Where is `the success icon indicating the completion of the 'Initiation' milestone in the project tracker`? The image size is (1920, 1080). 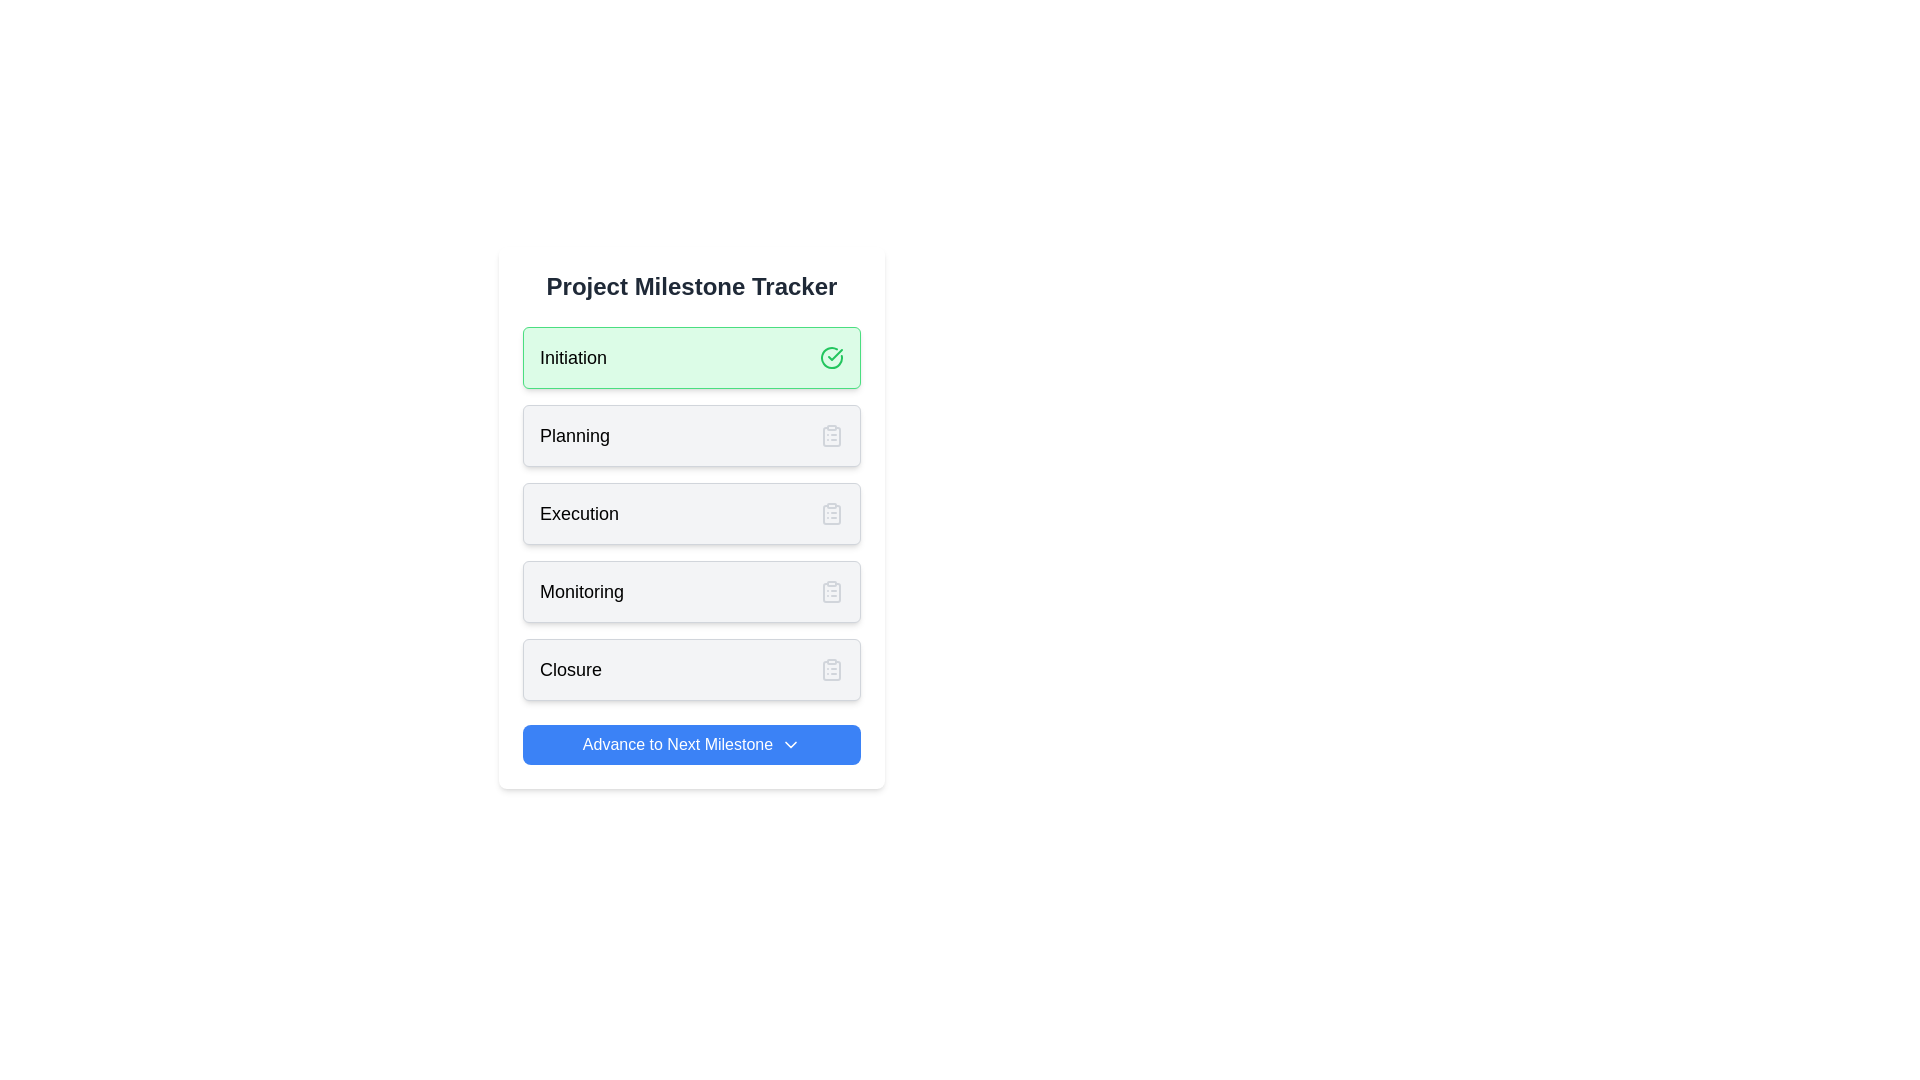
the success icon indicating the completion of the 'Initiation' milestone in the project tracker is located at coordinates (831, 357).